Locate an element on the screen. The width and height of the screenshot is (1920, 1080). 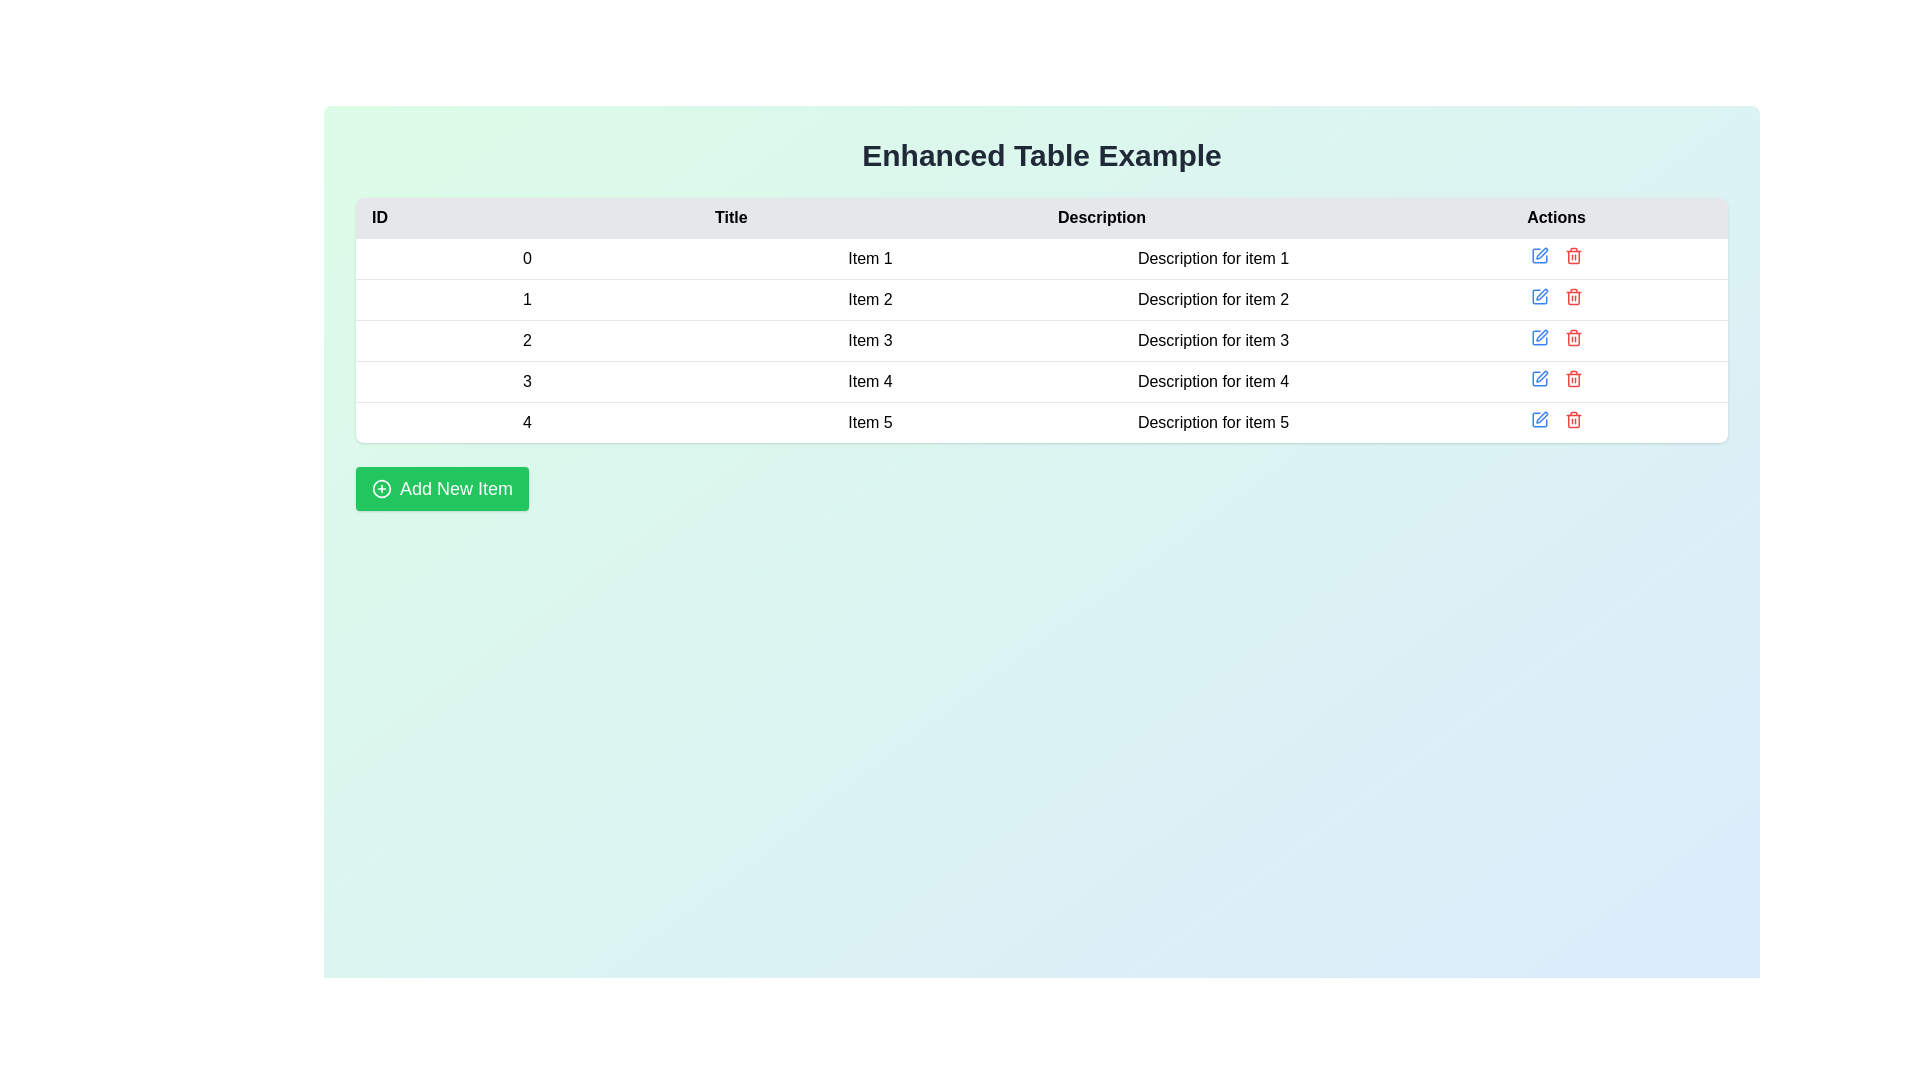
the second row of the table containing the values '1', 'Item 2', 'Description for item 2' is located at coordinates (1040, 300).